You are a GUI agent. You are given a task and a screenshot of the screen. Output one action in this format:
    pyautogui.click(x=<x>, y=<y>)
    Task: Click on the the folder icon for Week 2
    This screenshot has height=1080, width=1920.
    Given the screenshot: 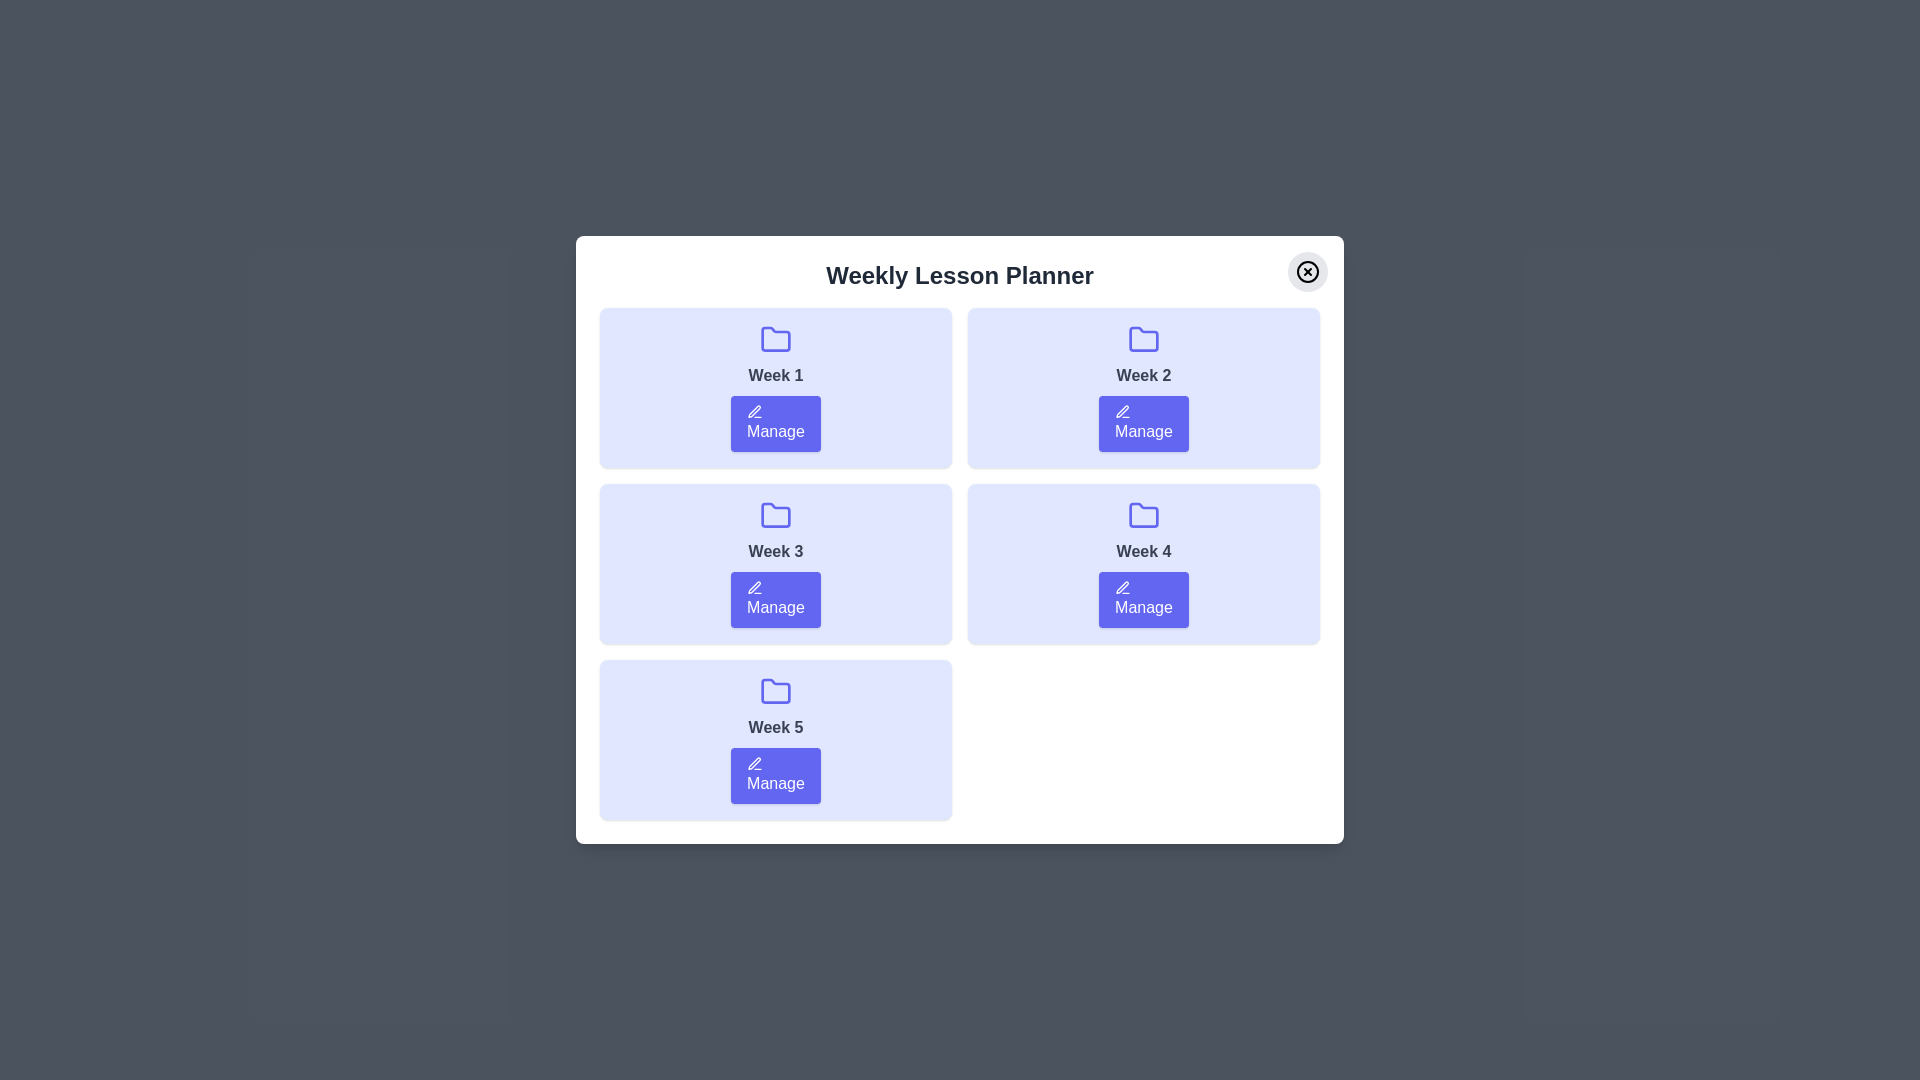 What is the action you would take?
    pyautogui.click(x=1143, y=338)
    